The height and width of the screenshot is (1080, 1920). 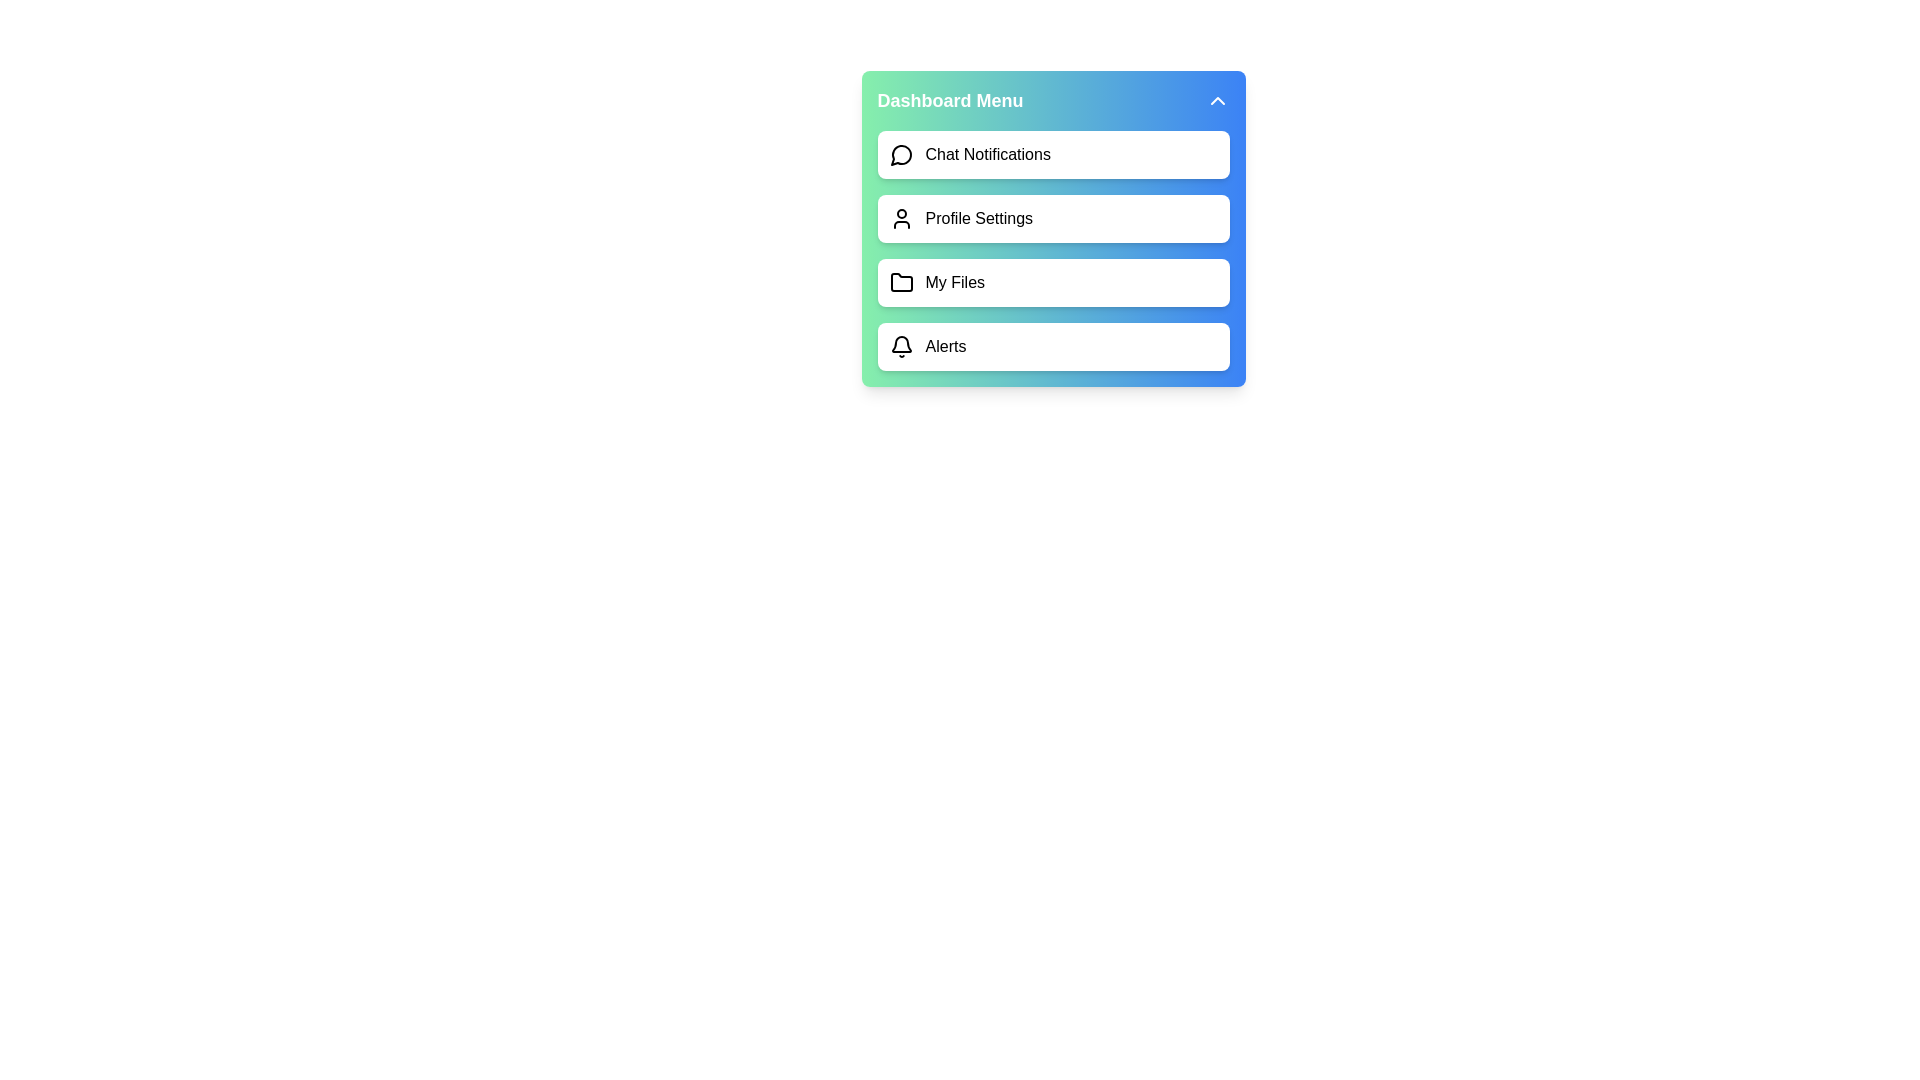 I want to click on the menu item Chat Notifications to observe its hover effect, so click(x=1052, y=153).